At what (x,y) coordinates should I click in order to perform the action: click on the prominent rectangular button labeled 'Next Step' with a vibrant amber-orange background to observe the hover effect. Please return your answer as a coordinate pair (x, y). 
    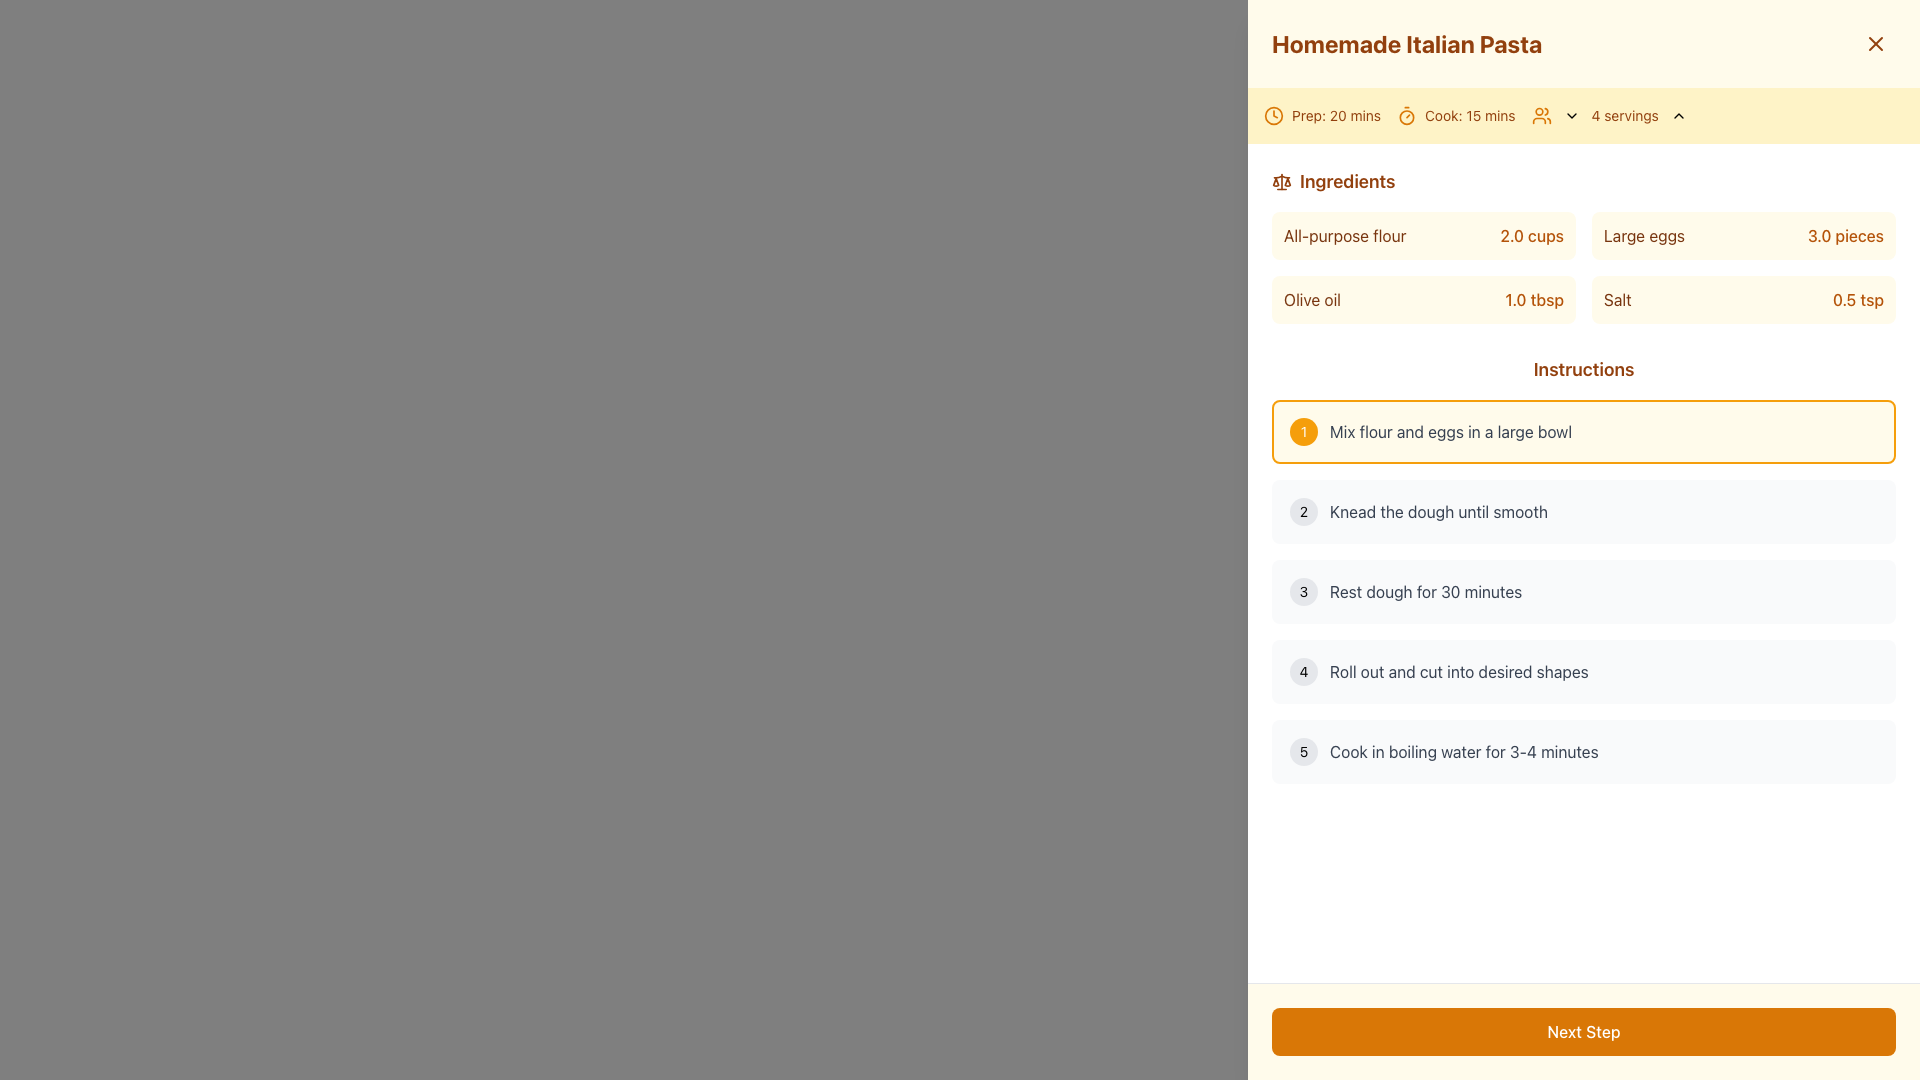
    Looking at the image, I should click on (1583, 1032).